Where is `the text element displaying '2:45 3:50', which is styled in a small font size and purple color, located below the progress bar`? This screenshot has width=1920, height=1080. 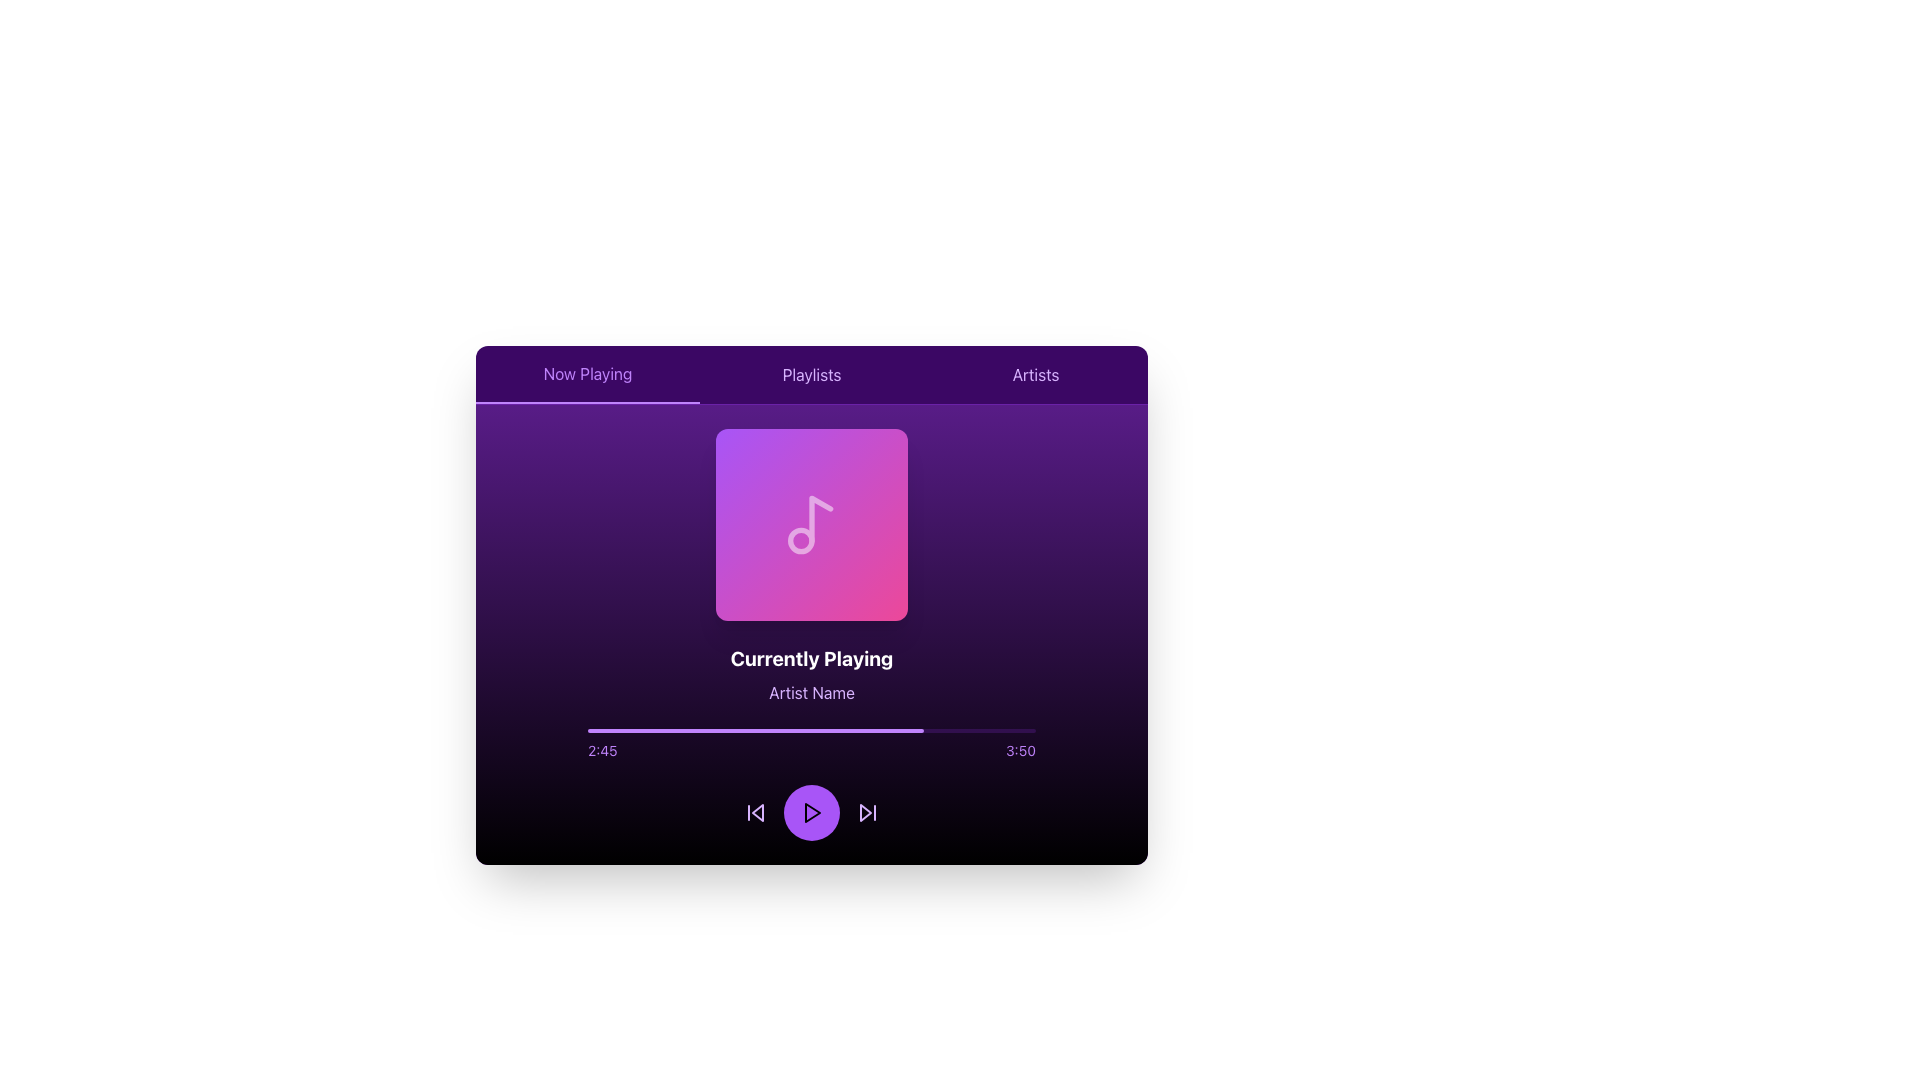
the text element displaying '2:45 3:50', which is styled in a small font size and purple color, located below the progress bar is located at coordinates (811, 751).